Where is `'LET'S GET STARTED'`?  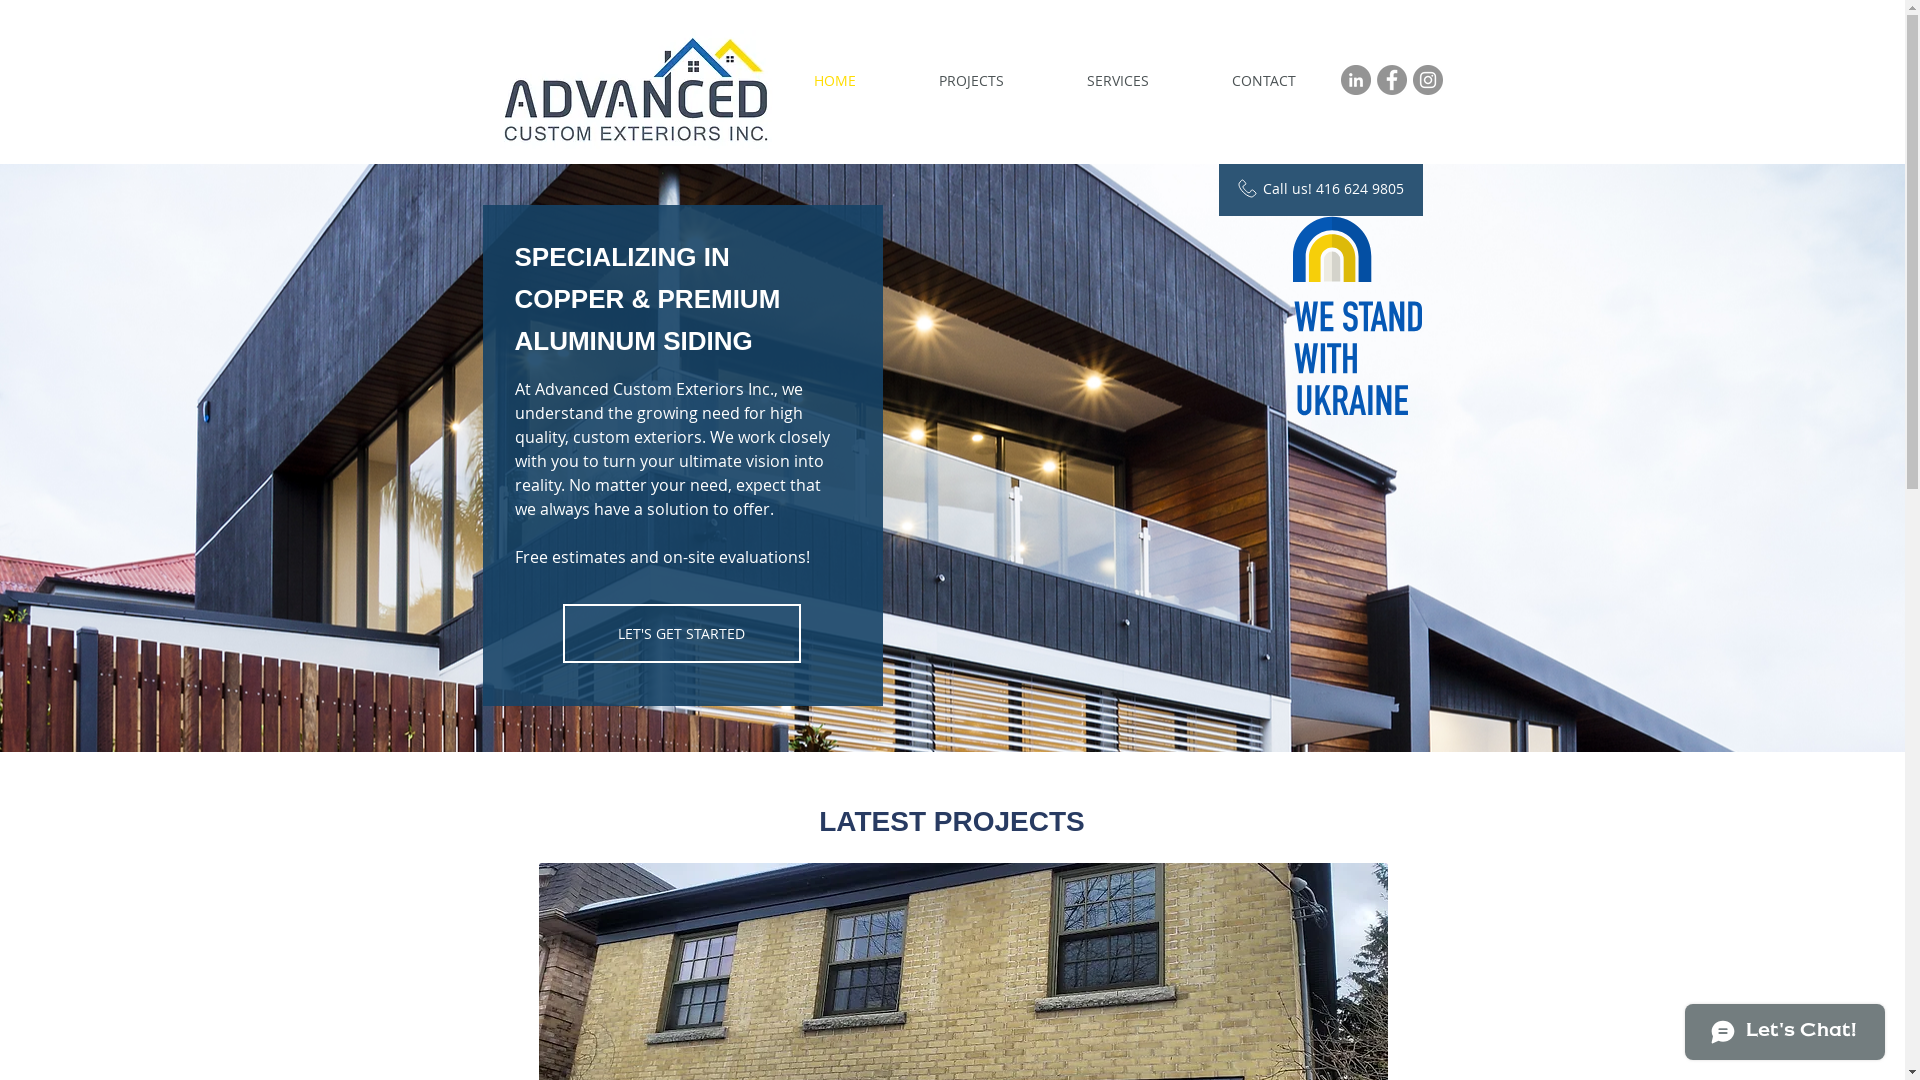 'LET'S GET STARTED' is located at coordinates (681, 633).